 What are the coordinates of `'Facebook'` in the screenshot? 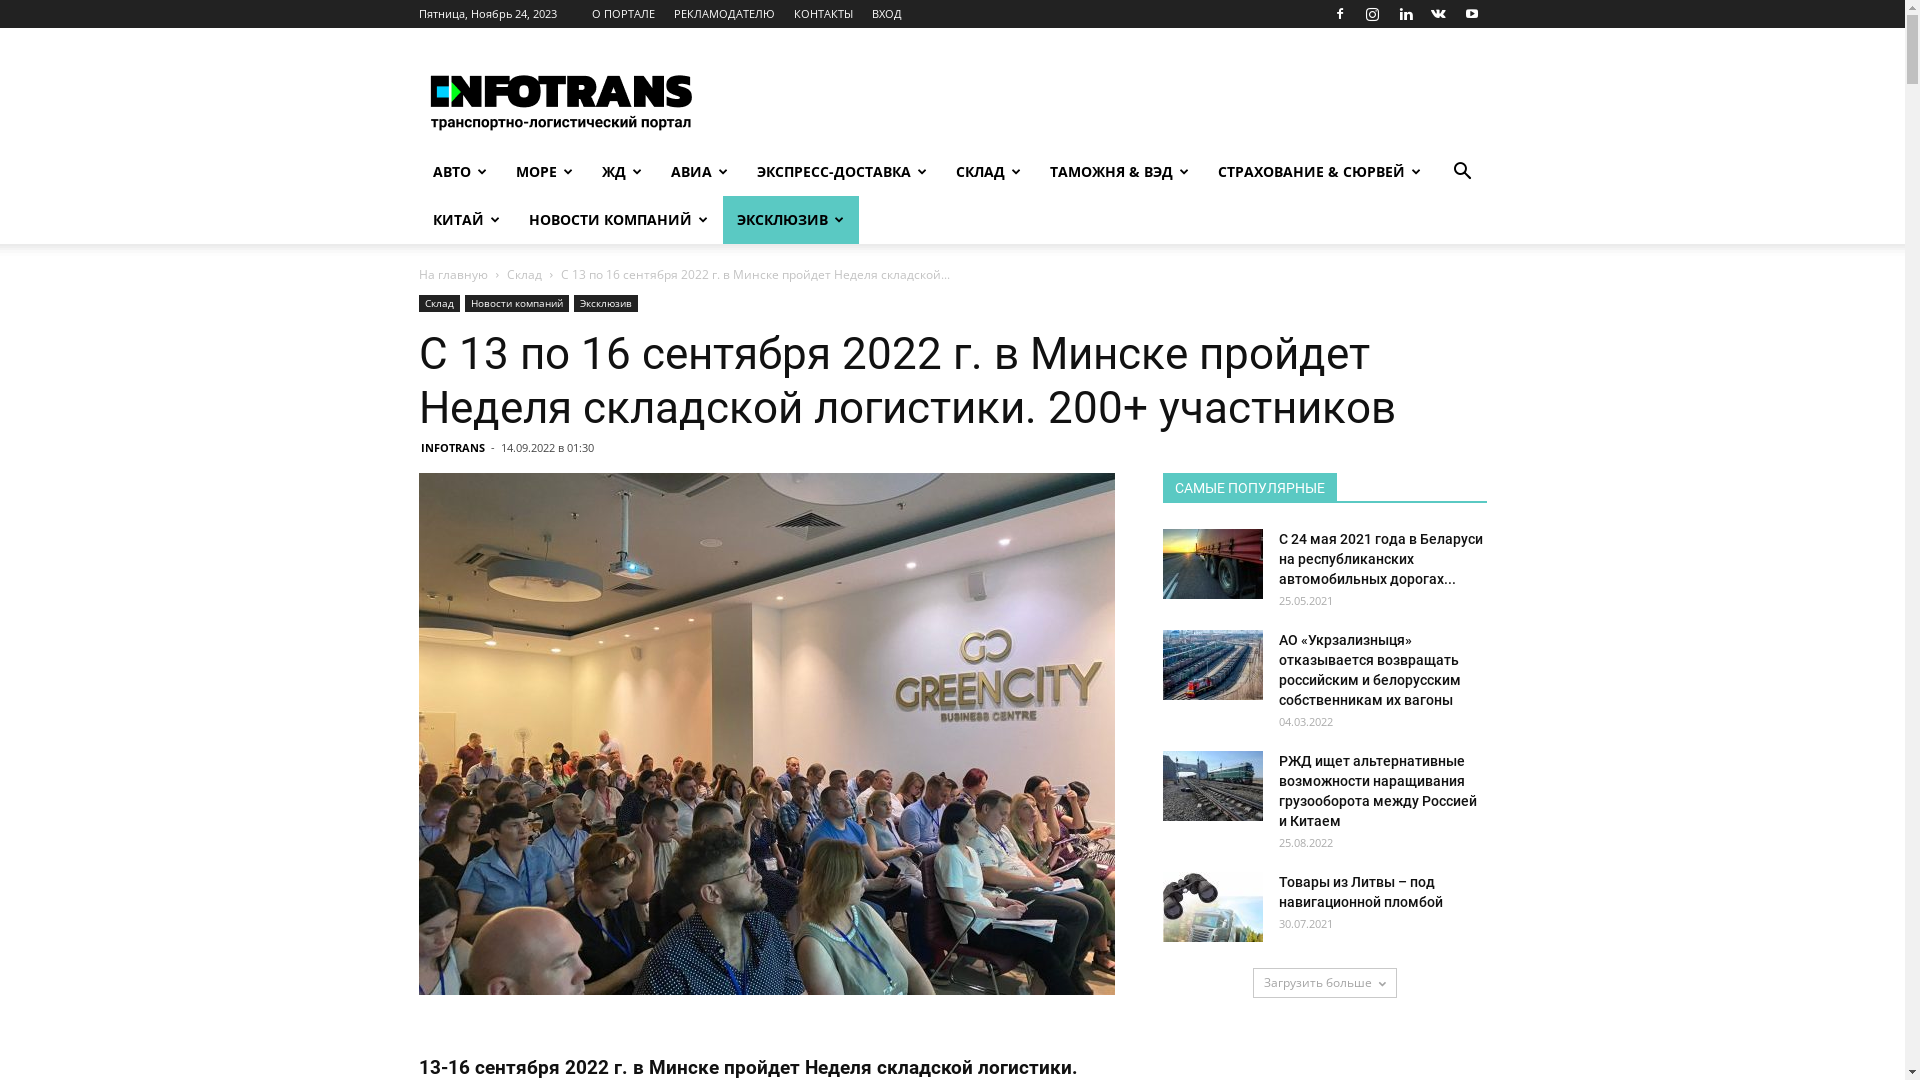 It's located at (1339, 14).